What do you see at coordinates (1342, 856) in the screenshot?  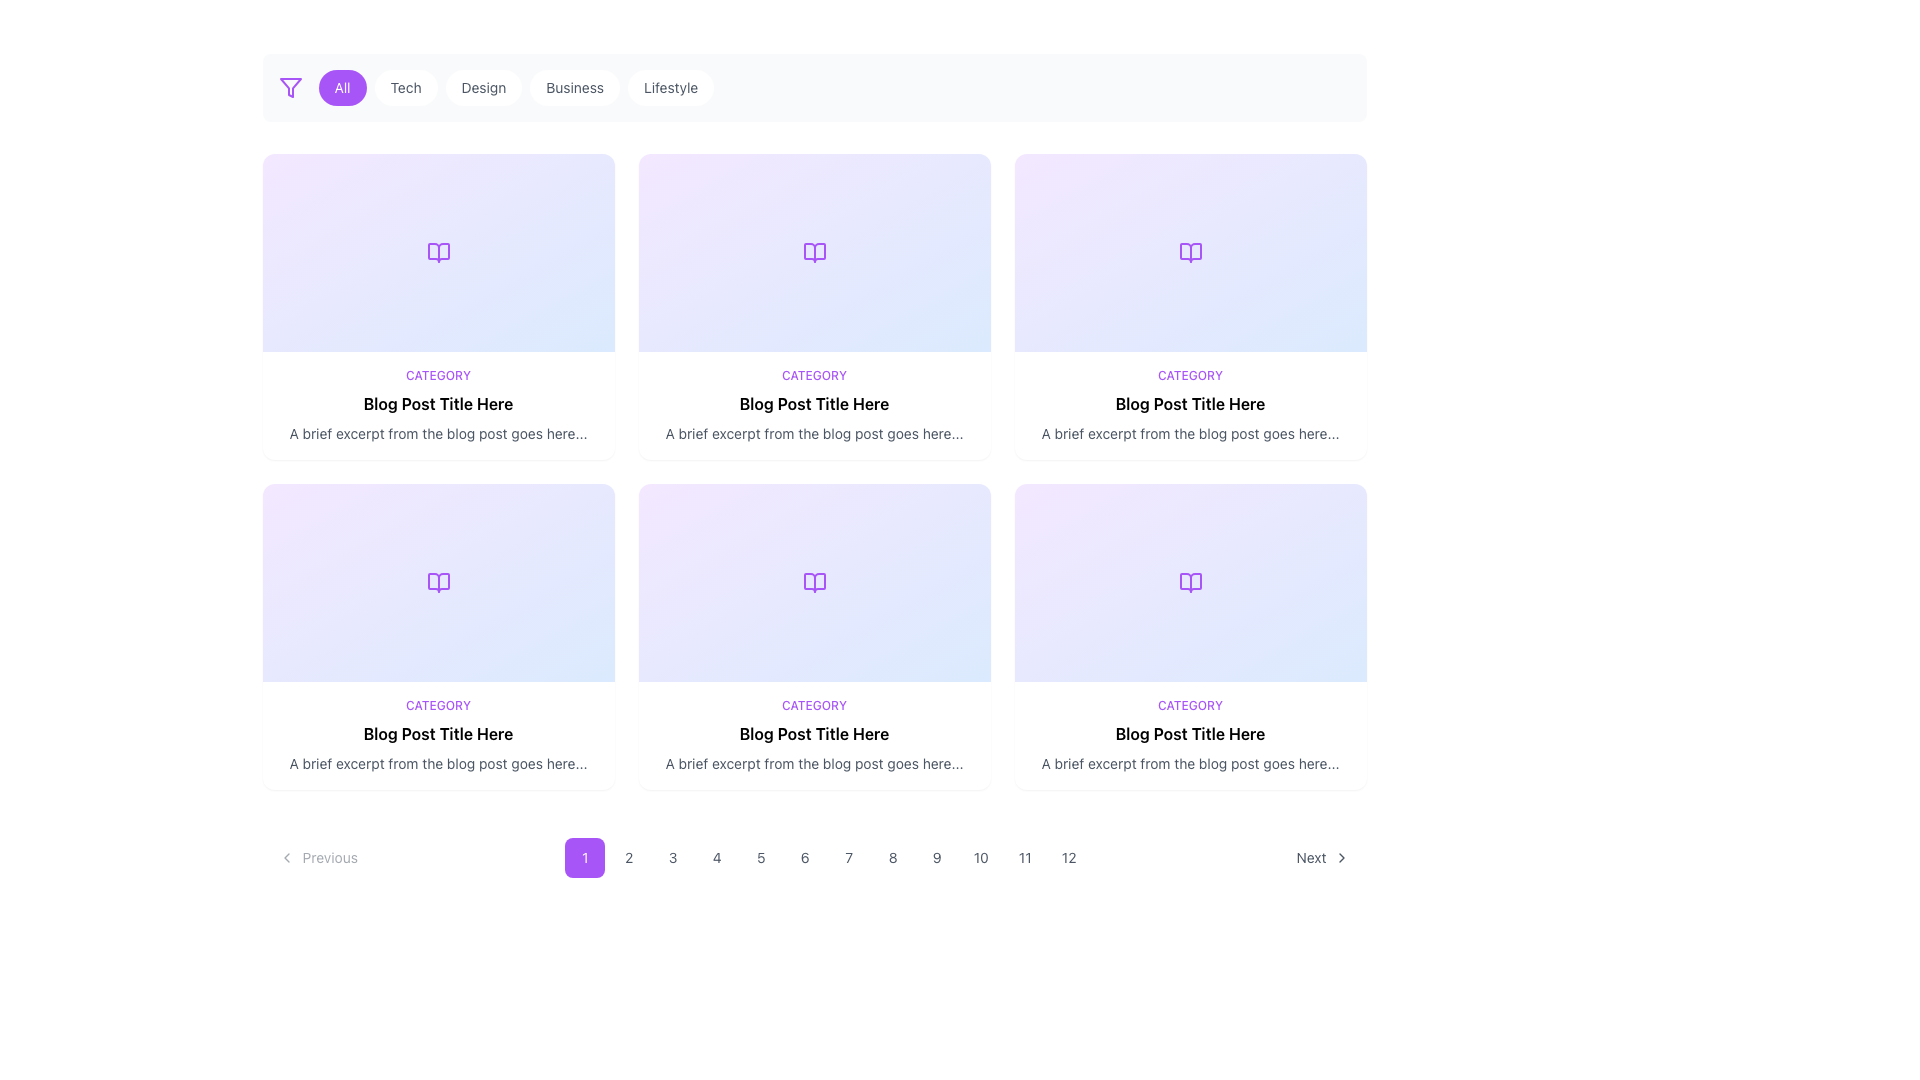 I see `the 'Next' button icon located at the bottom-right corner of the interface` at bounding box center [1342, 856].